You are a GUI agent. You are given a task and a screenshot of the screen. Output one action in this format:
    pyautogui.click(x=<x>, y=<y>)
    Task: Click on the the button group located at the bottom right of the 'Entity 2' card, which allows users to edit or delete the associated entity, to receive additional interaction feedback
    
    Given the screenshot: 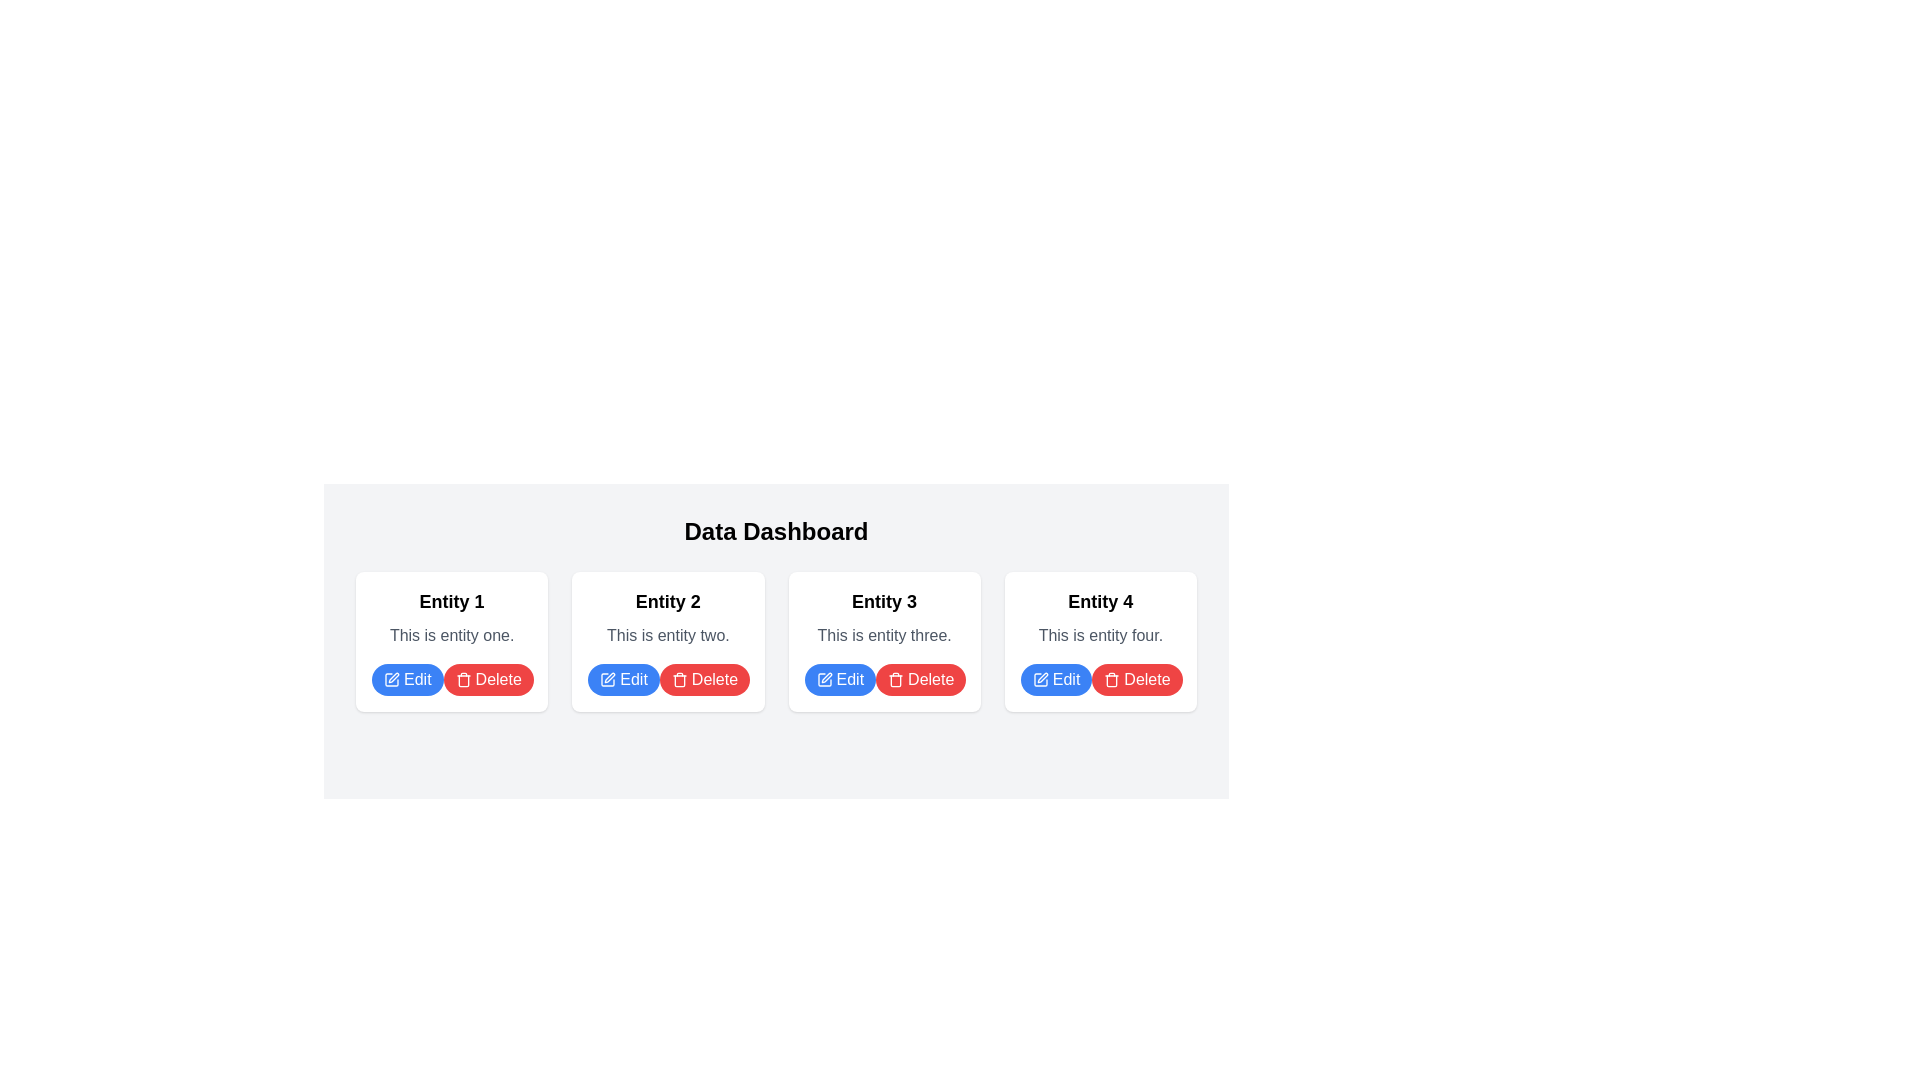 What is the action you would take?
    pyautogui.click(x=668, y=678)
    